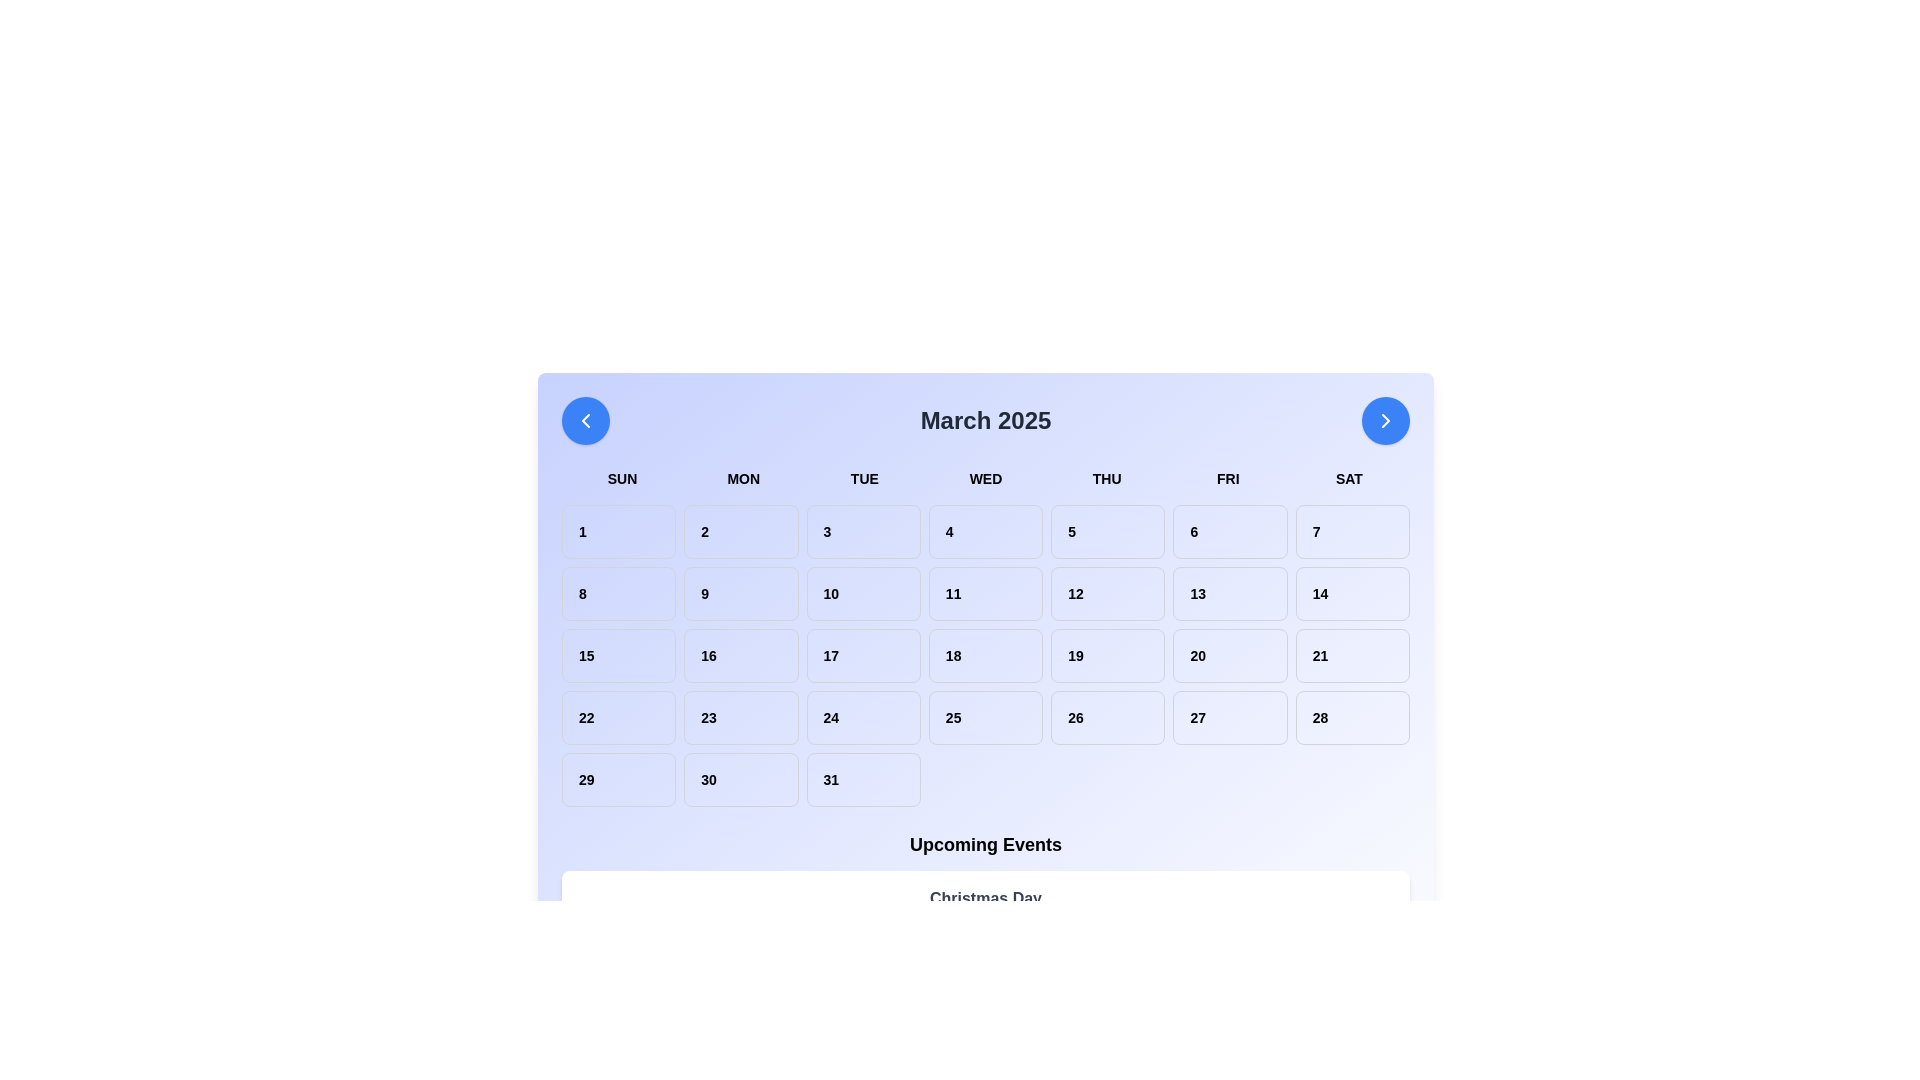  Describe the element at coordinates (584, 419) in the screenshot. I see `the leftward chevron icon inside the blue circular navigation button at the top-left corner of the calendar interface` at that location.